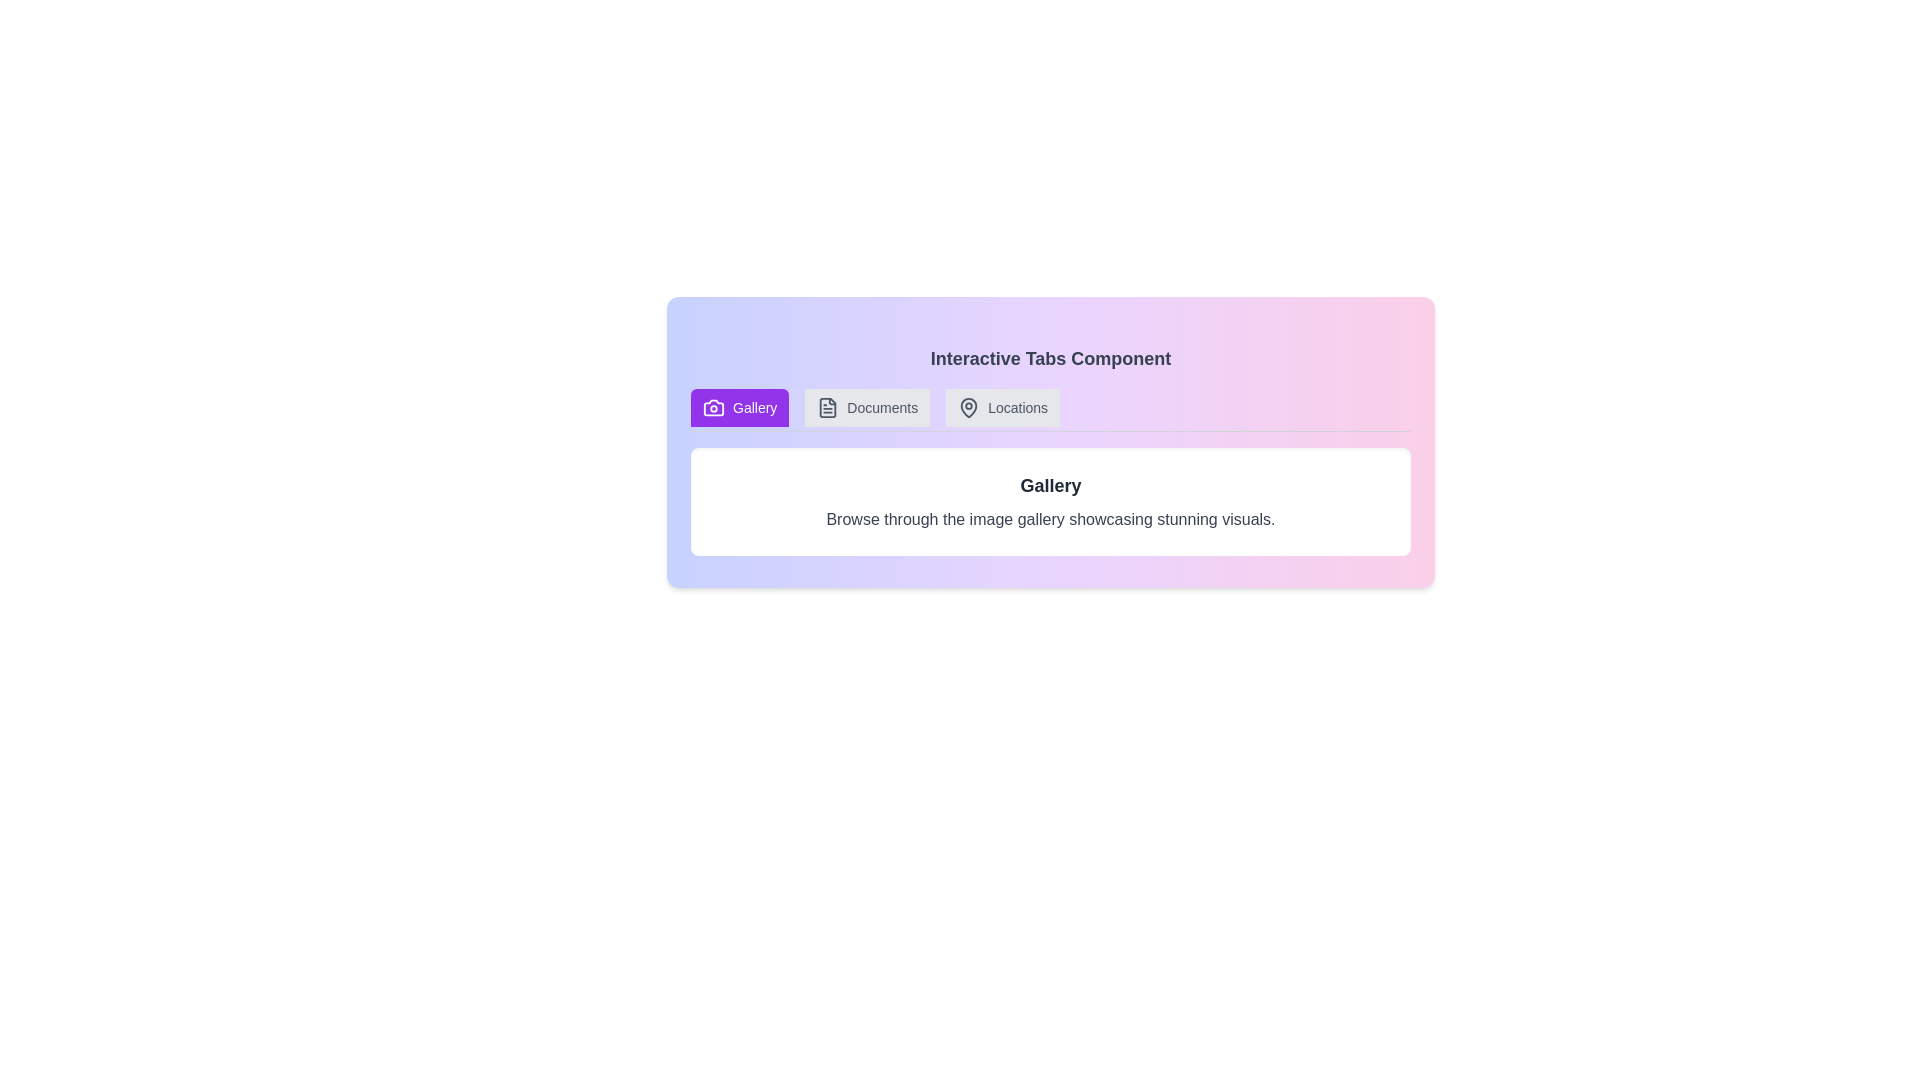 The image size is (1920, 1080). Describe the element at coordinates (867, 407) in the screenshot. I see `the Documents tab` at that location.